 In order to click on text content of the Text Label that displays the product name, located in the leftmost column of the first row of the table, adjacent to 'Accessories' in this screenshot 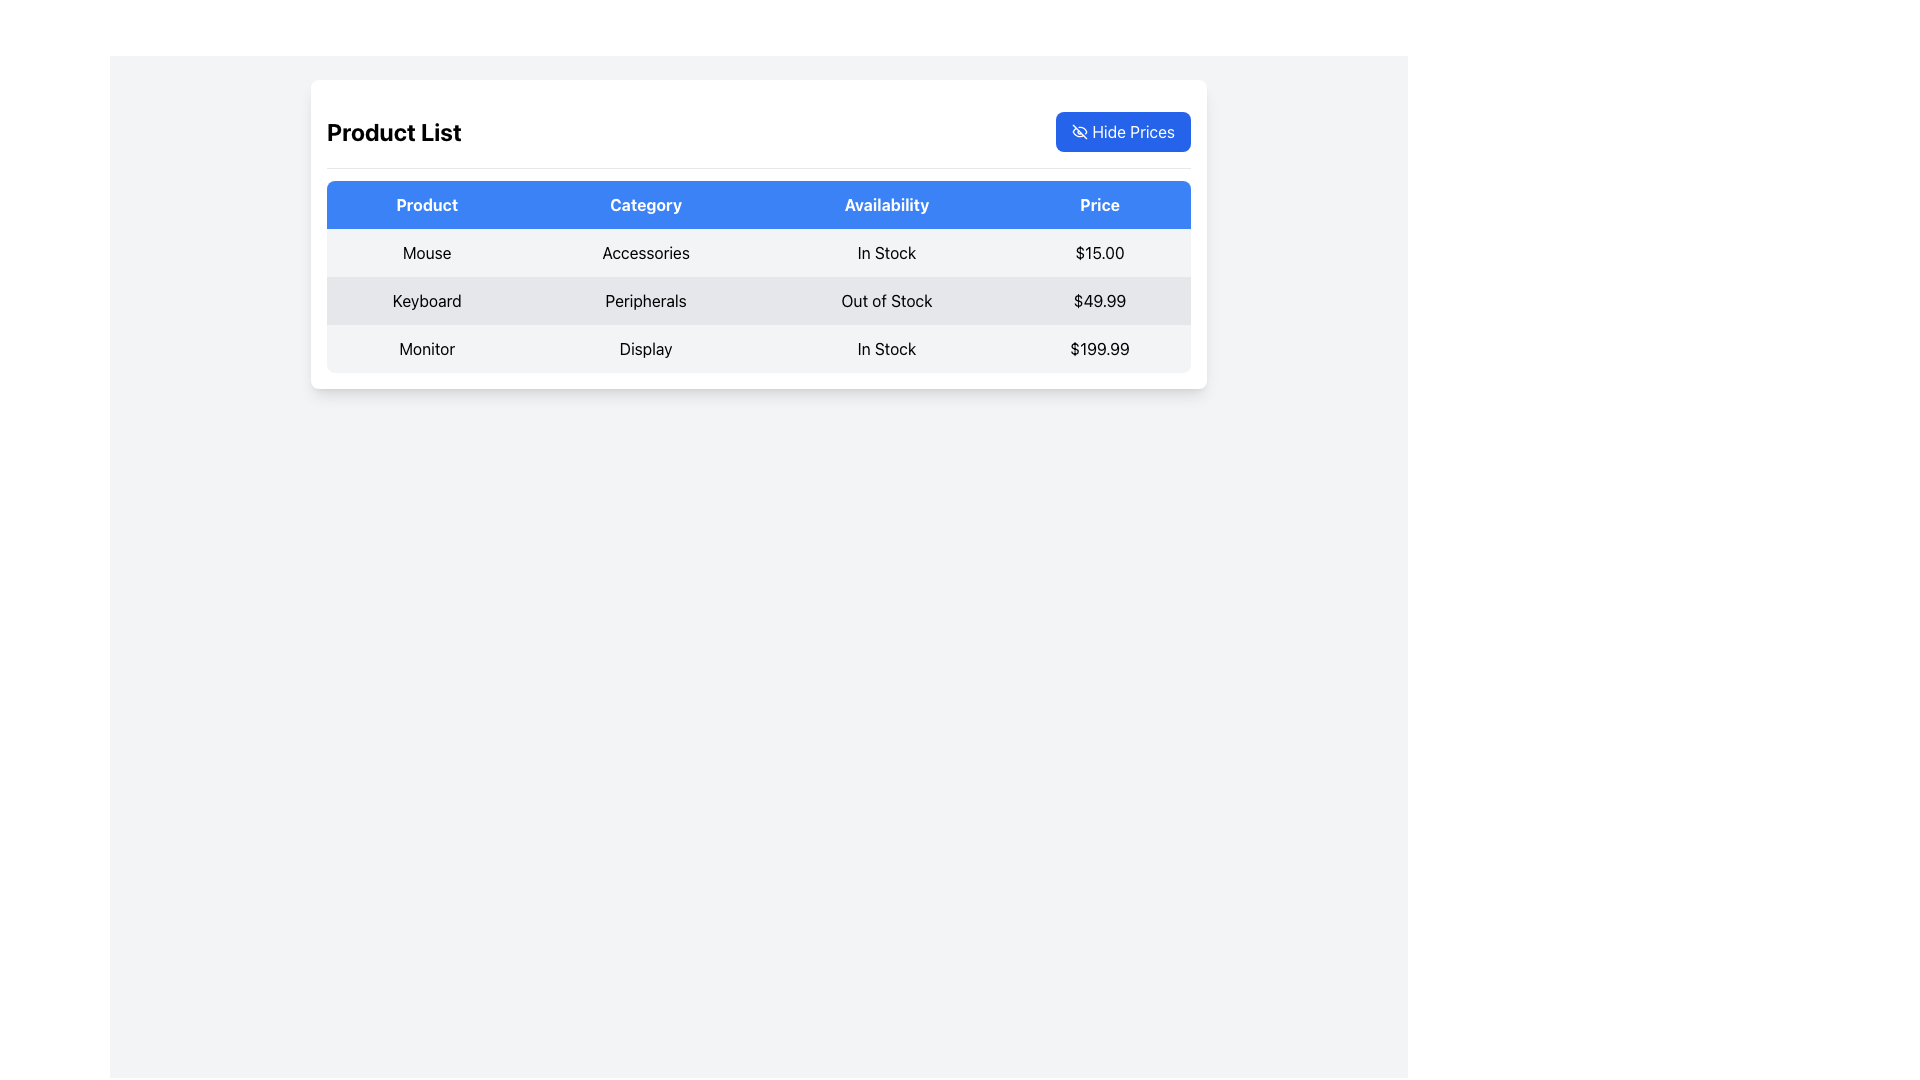, I will do `click(426, 252)`.